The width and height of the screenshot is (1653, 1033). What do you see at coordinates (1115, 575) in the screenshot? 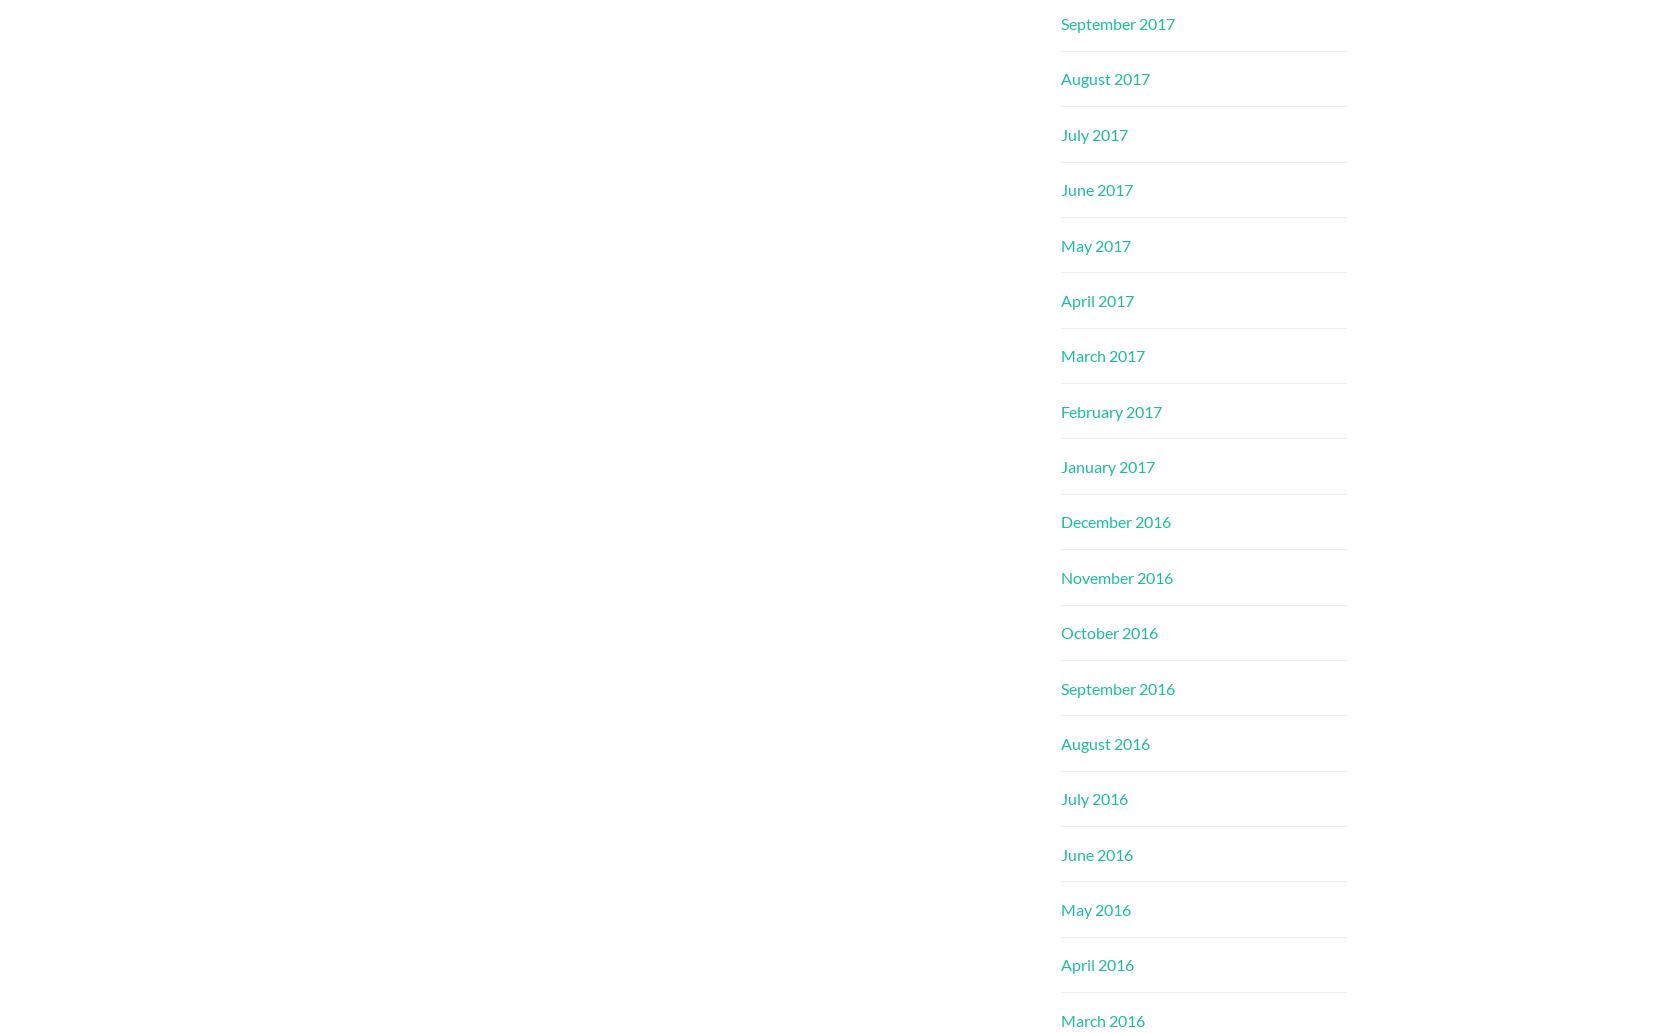
I see `'November 2016'` at bounding box center [1115, 575].